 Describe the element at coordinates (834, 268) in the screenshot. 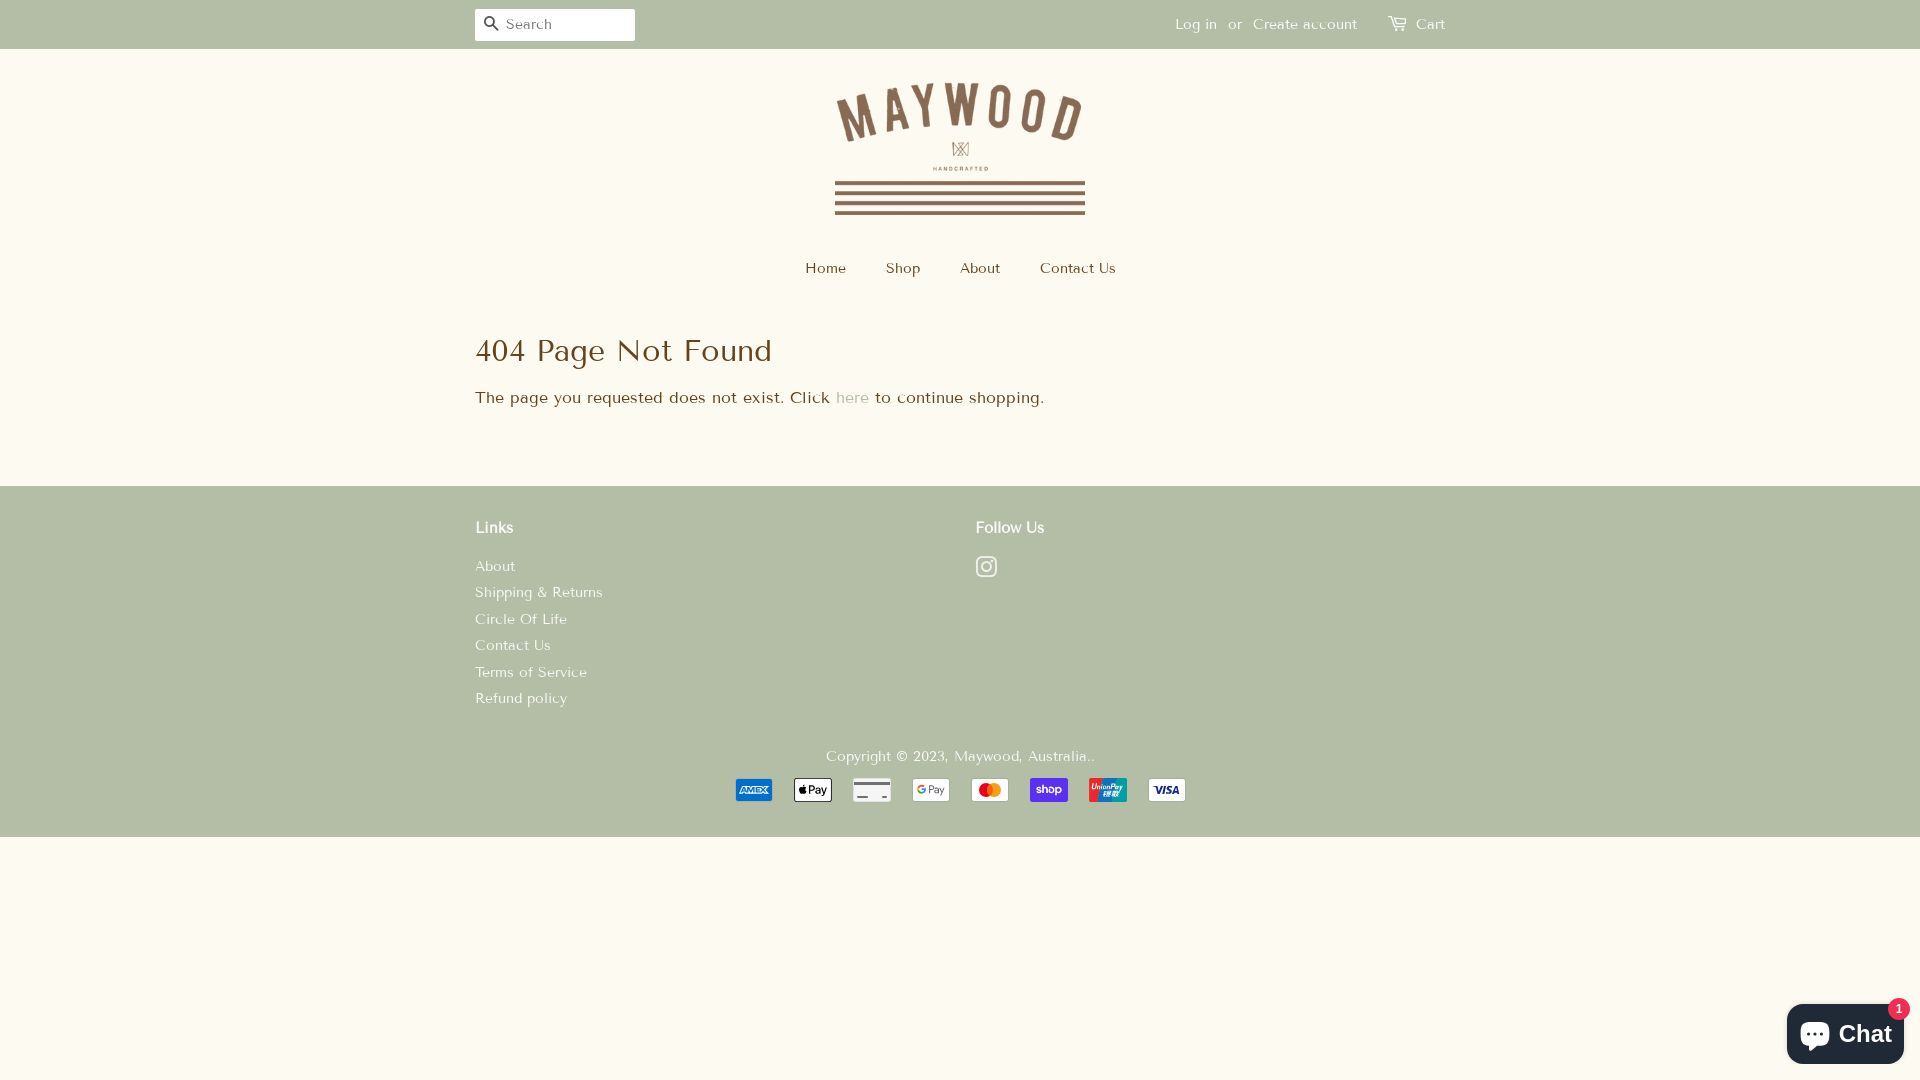

I see `'Home'` at that location.